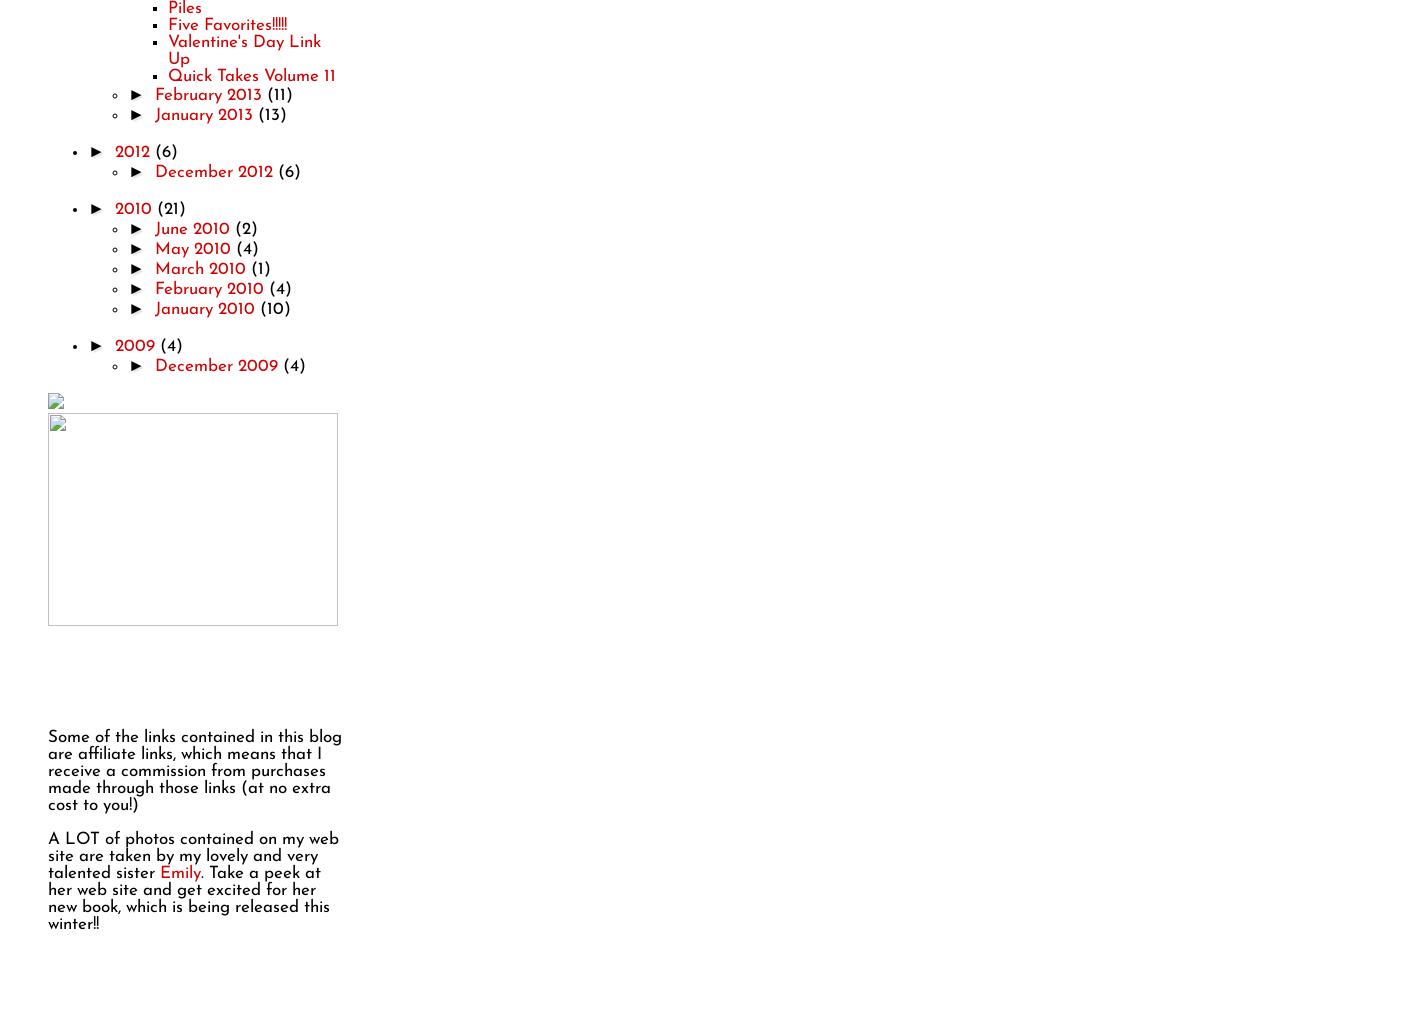 The width and height of the screenshot is (1408, 1012). I want to click on '(2)', so click(244, 228).